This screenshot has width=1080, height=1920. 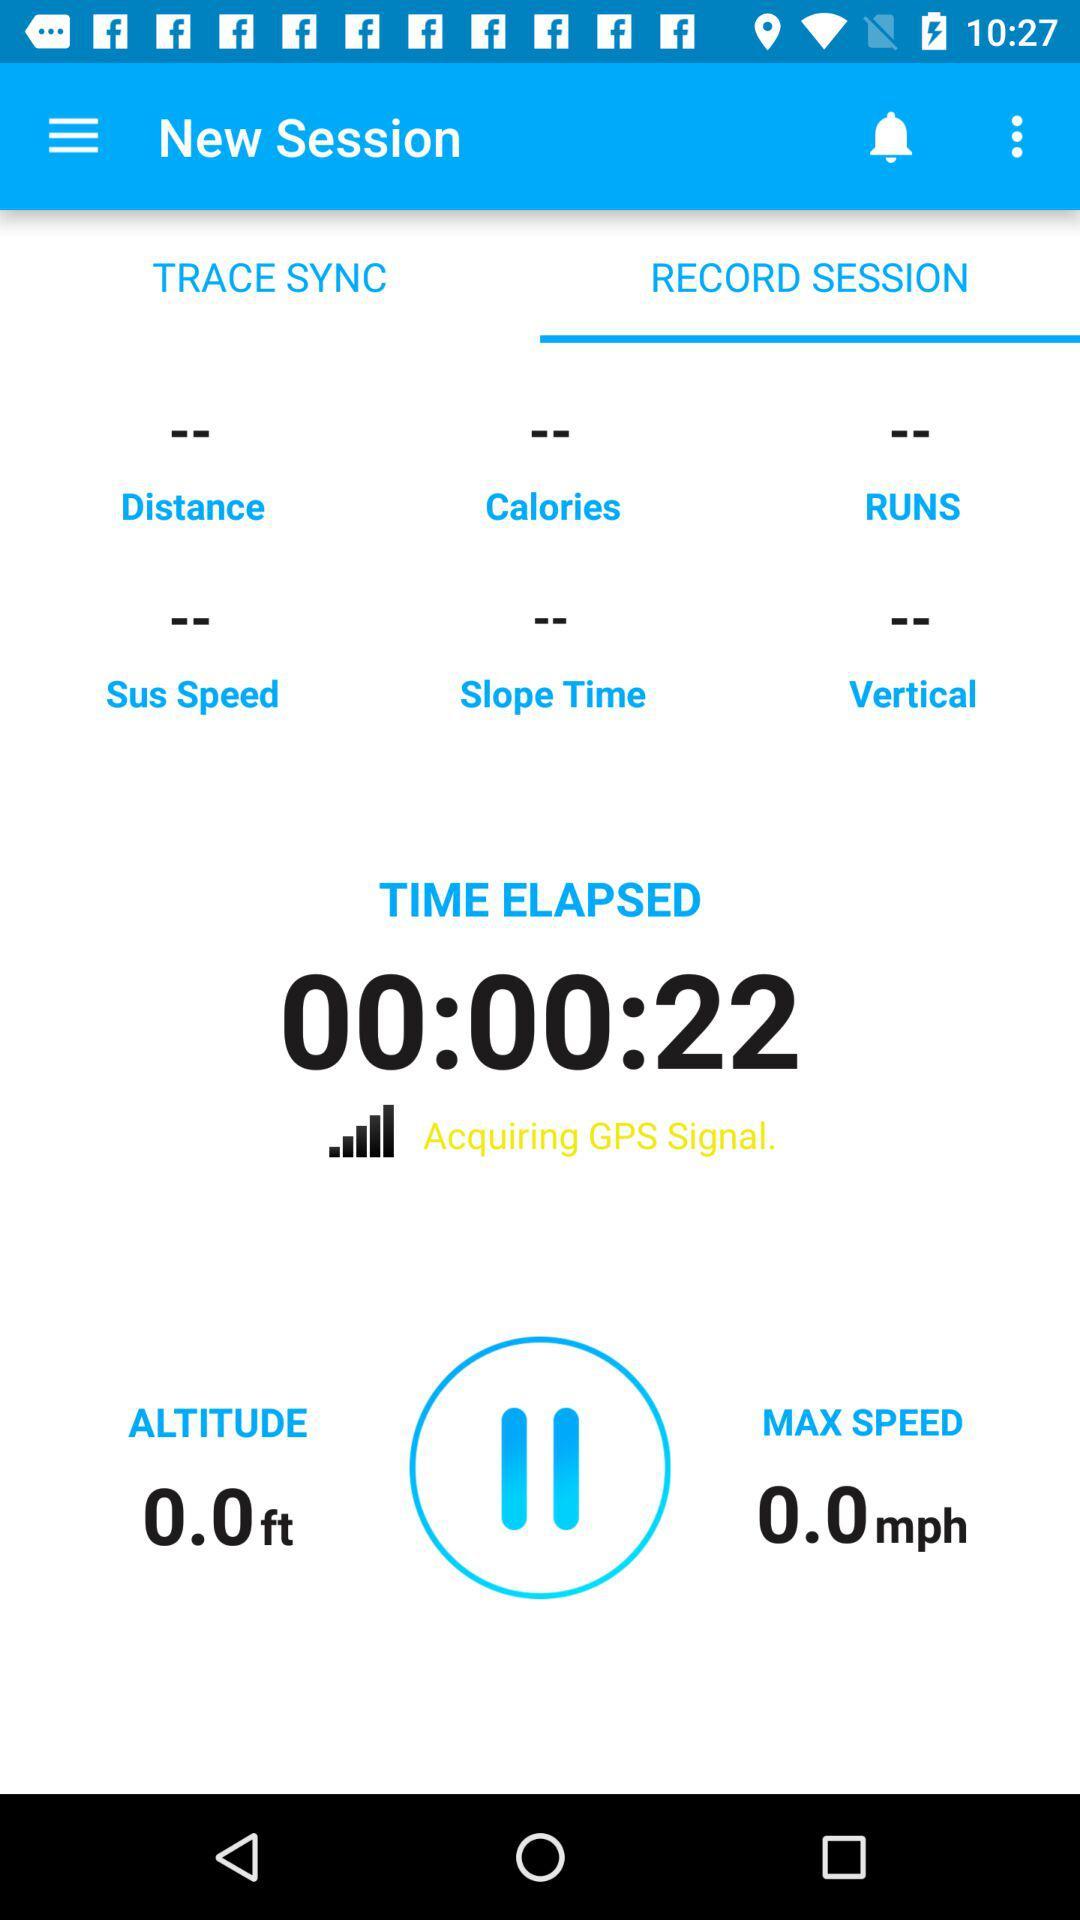 I want to click on the app to the left of new session icon, so click(x=72, y=135).